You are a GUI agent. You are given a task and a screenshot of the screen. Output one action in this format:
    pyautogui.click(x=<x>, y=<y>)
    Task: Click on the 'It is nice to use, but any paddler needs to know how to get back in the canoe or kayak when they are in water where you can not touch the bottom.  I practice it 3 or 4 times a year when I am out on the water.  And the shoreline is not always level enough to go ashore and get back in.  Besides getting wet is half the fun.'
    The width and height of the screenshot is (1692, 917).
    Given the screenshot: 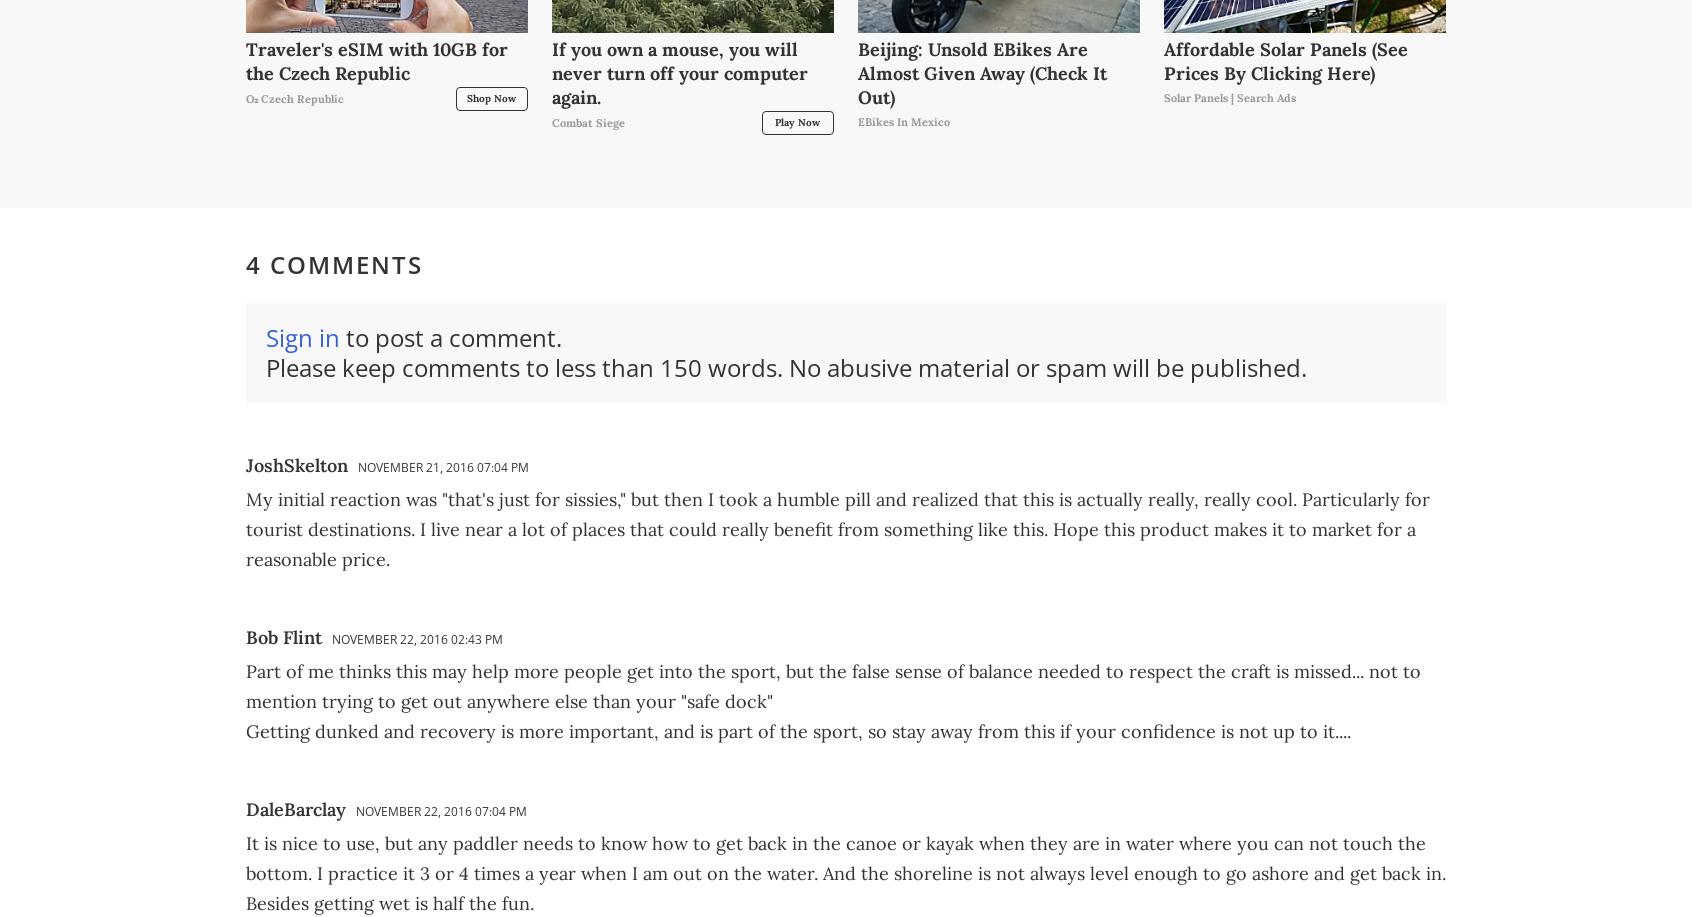 What is the action you would take?
    pyautogui.click(x=846, y=871)
    